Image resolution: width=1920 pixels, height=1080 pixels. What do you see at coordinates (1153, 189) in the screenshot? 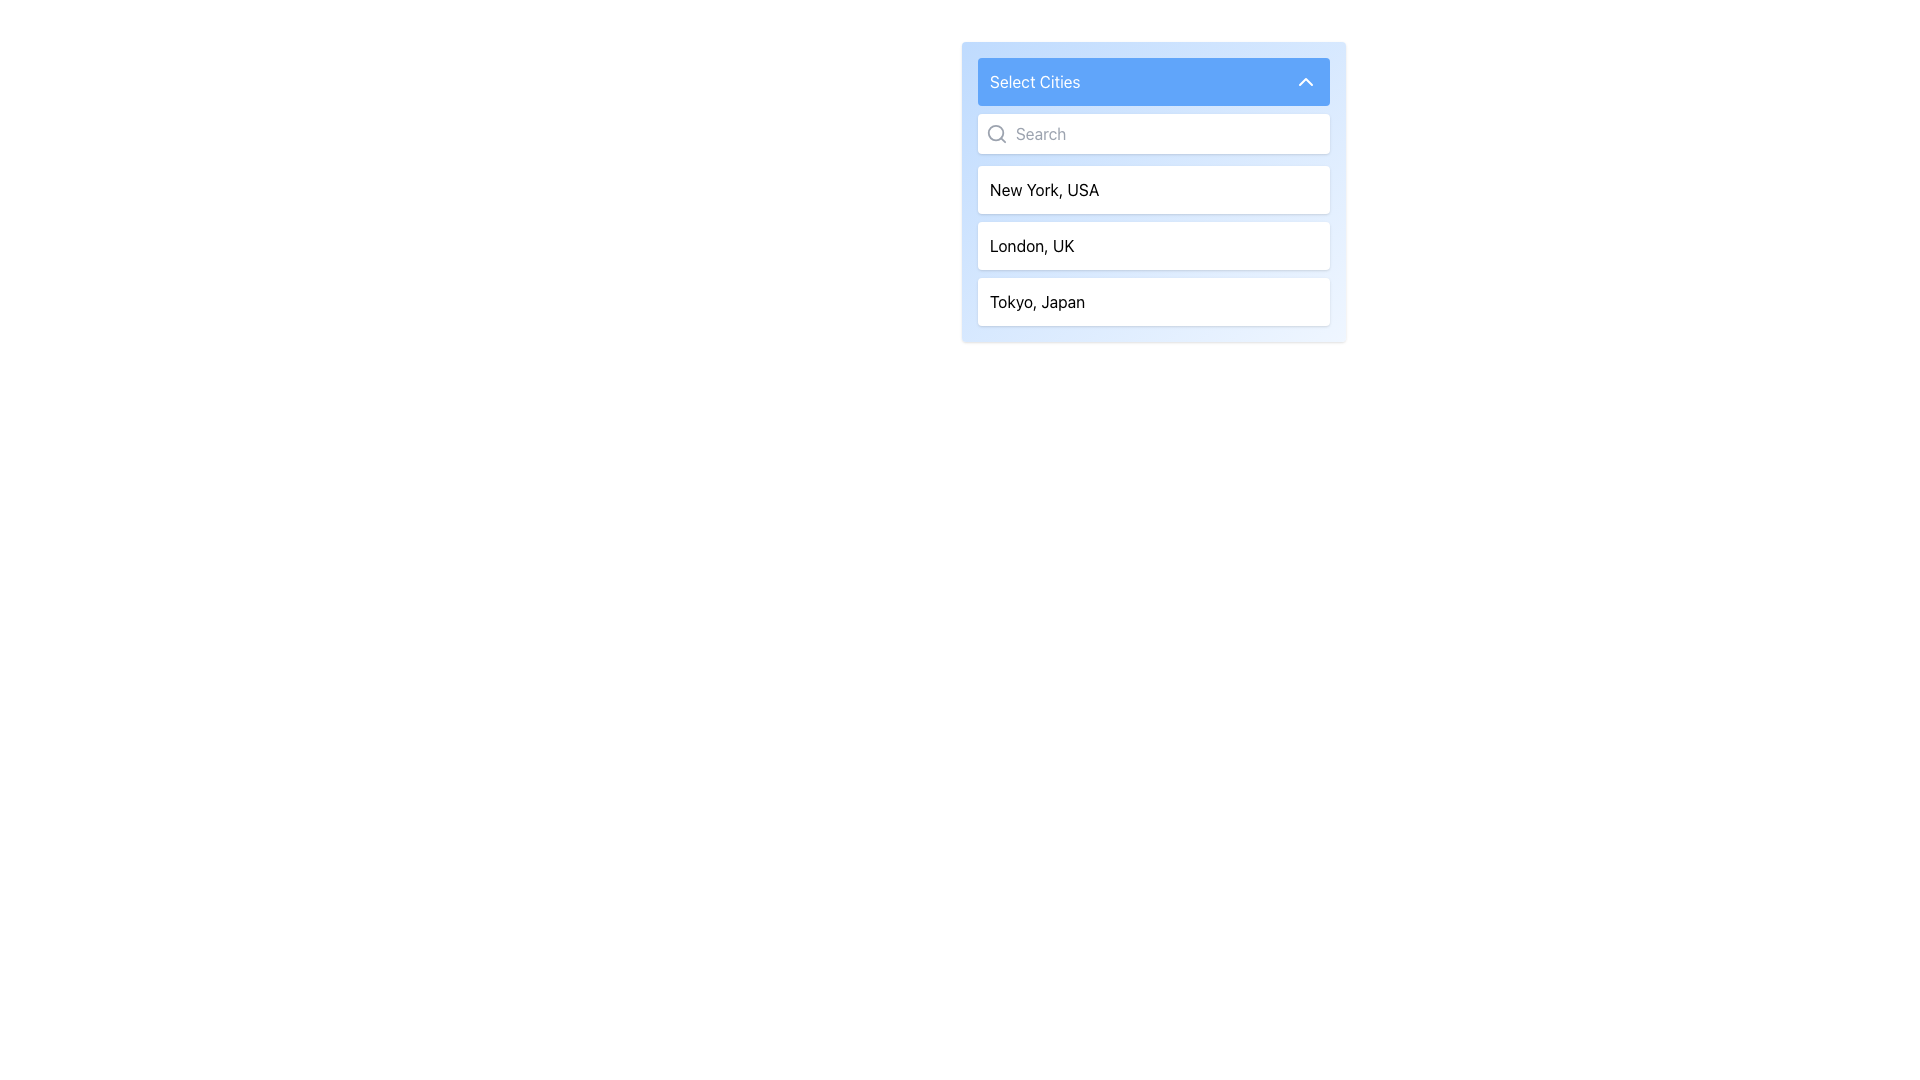
I see `to select the first item in the dropdown menu labeled 'New York, USA', which is a rectangular clickable item with a light background and rounded corners` at bounding box center [1153, 189].